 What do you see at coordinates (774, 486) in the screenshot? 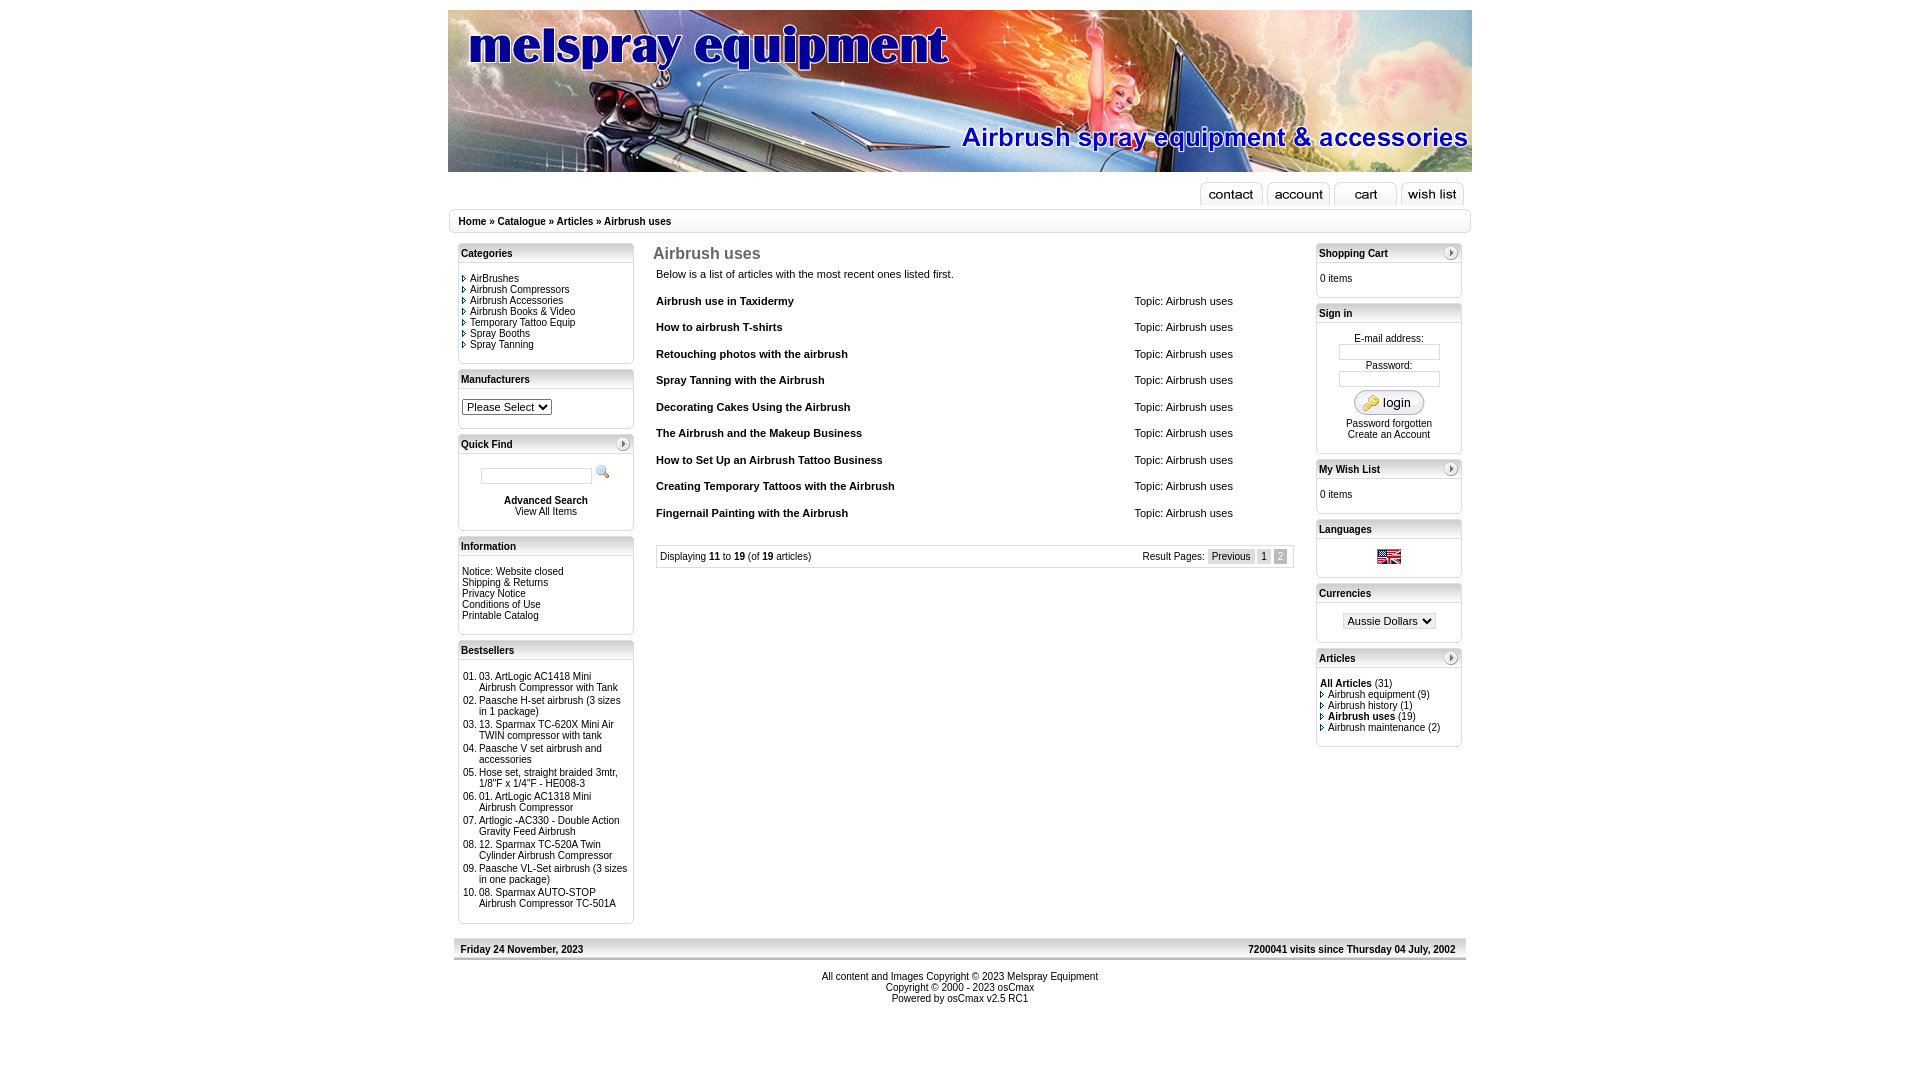
I see `'Creating Temporary Tattoos with the Airbrush'` at bounding box center [774, 486].